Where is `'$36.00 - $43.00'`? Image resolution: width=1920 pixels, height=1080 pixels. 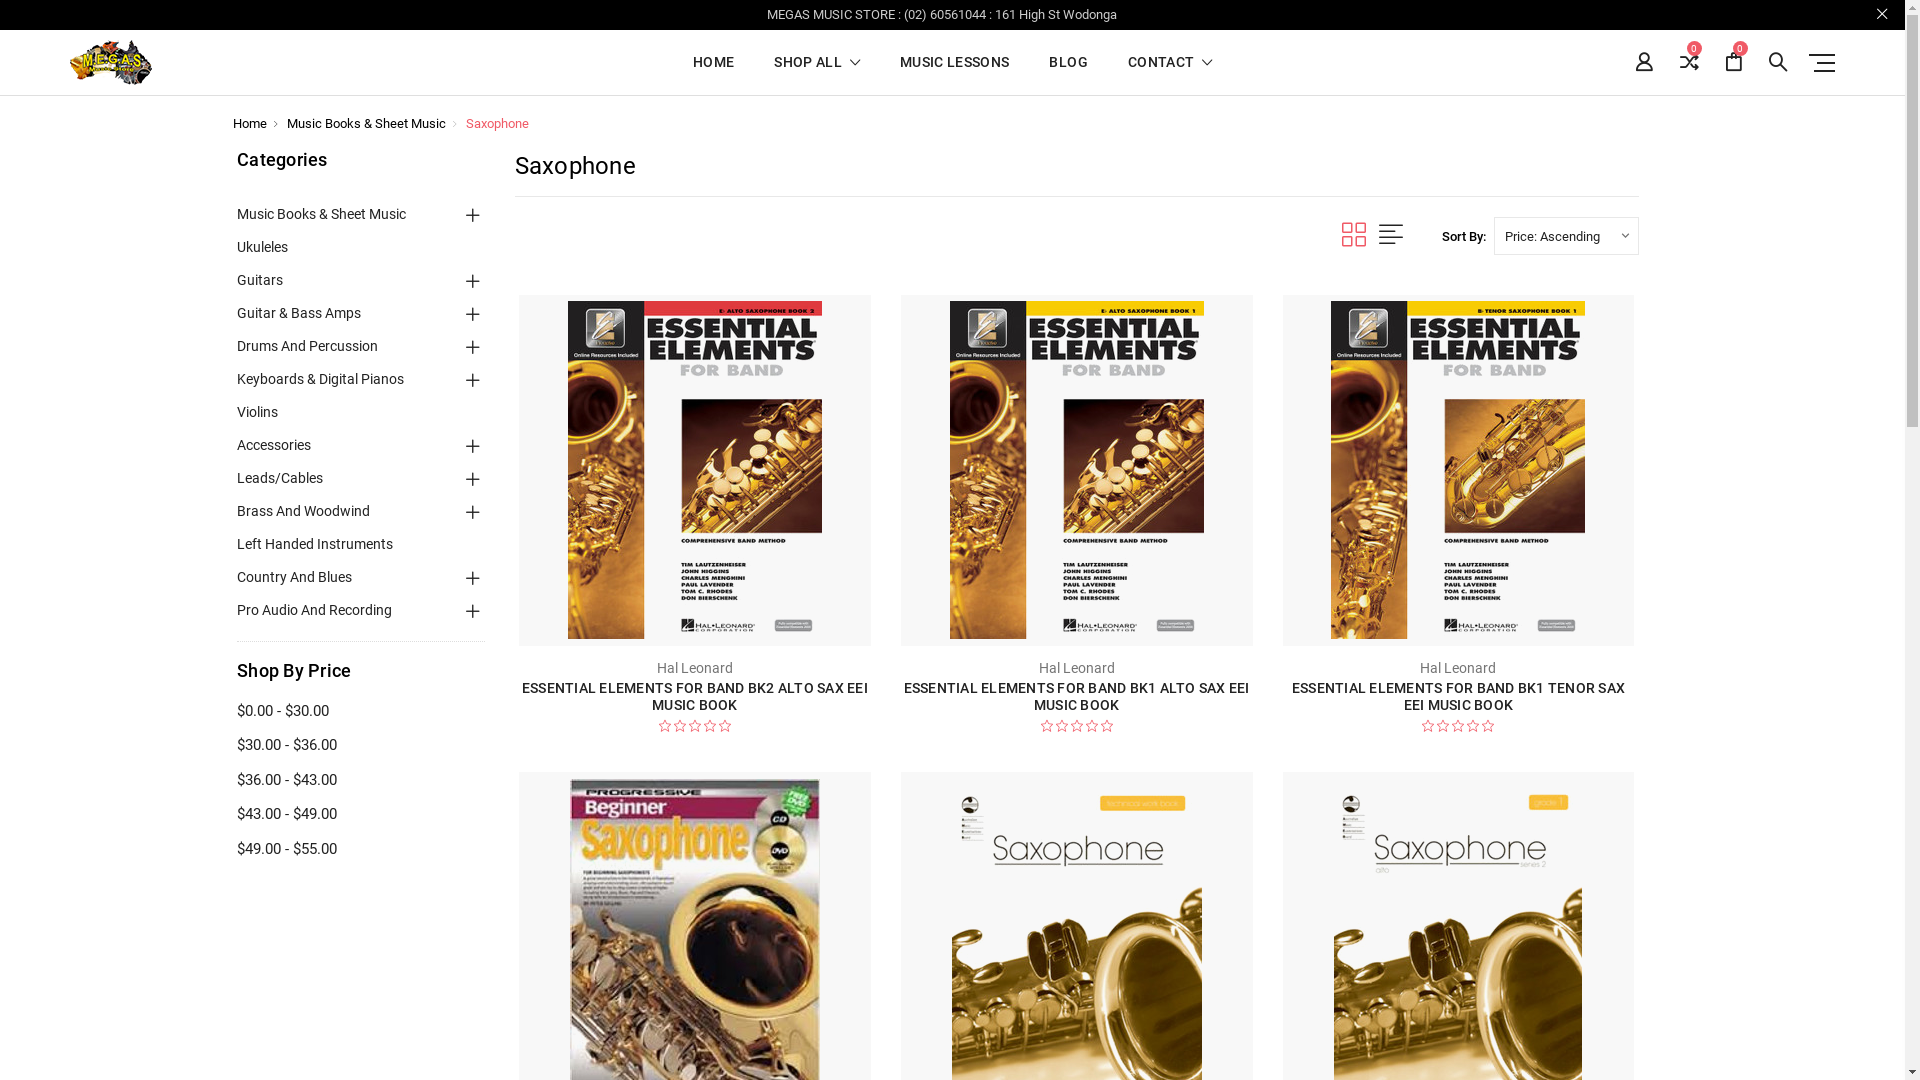 '$36.00 - $43.00' is located at coordinates (360, 778).